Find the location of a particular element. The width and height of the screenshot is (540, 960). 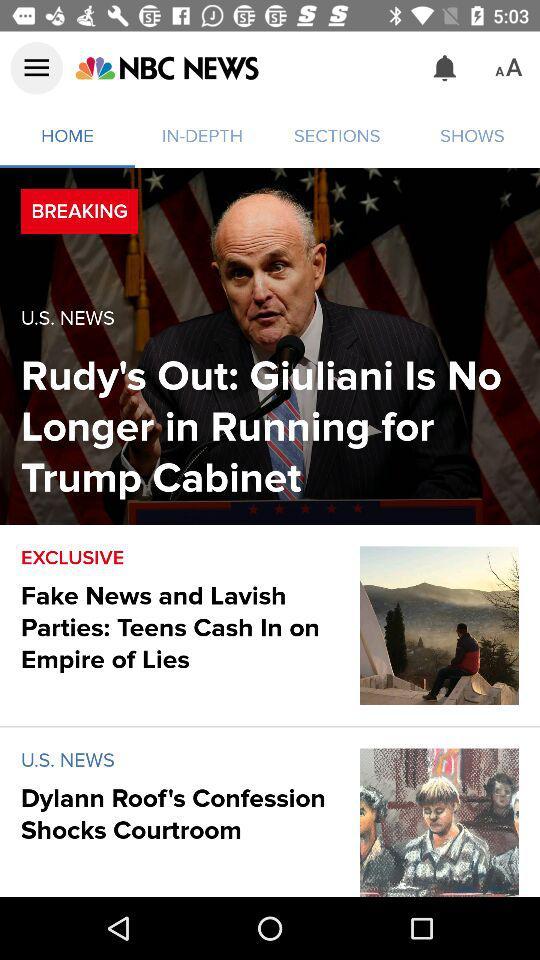

the icon to the right of the sections is located at coordinates (445, 68).